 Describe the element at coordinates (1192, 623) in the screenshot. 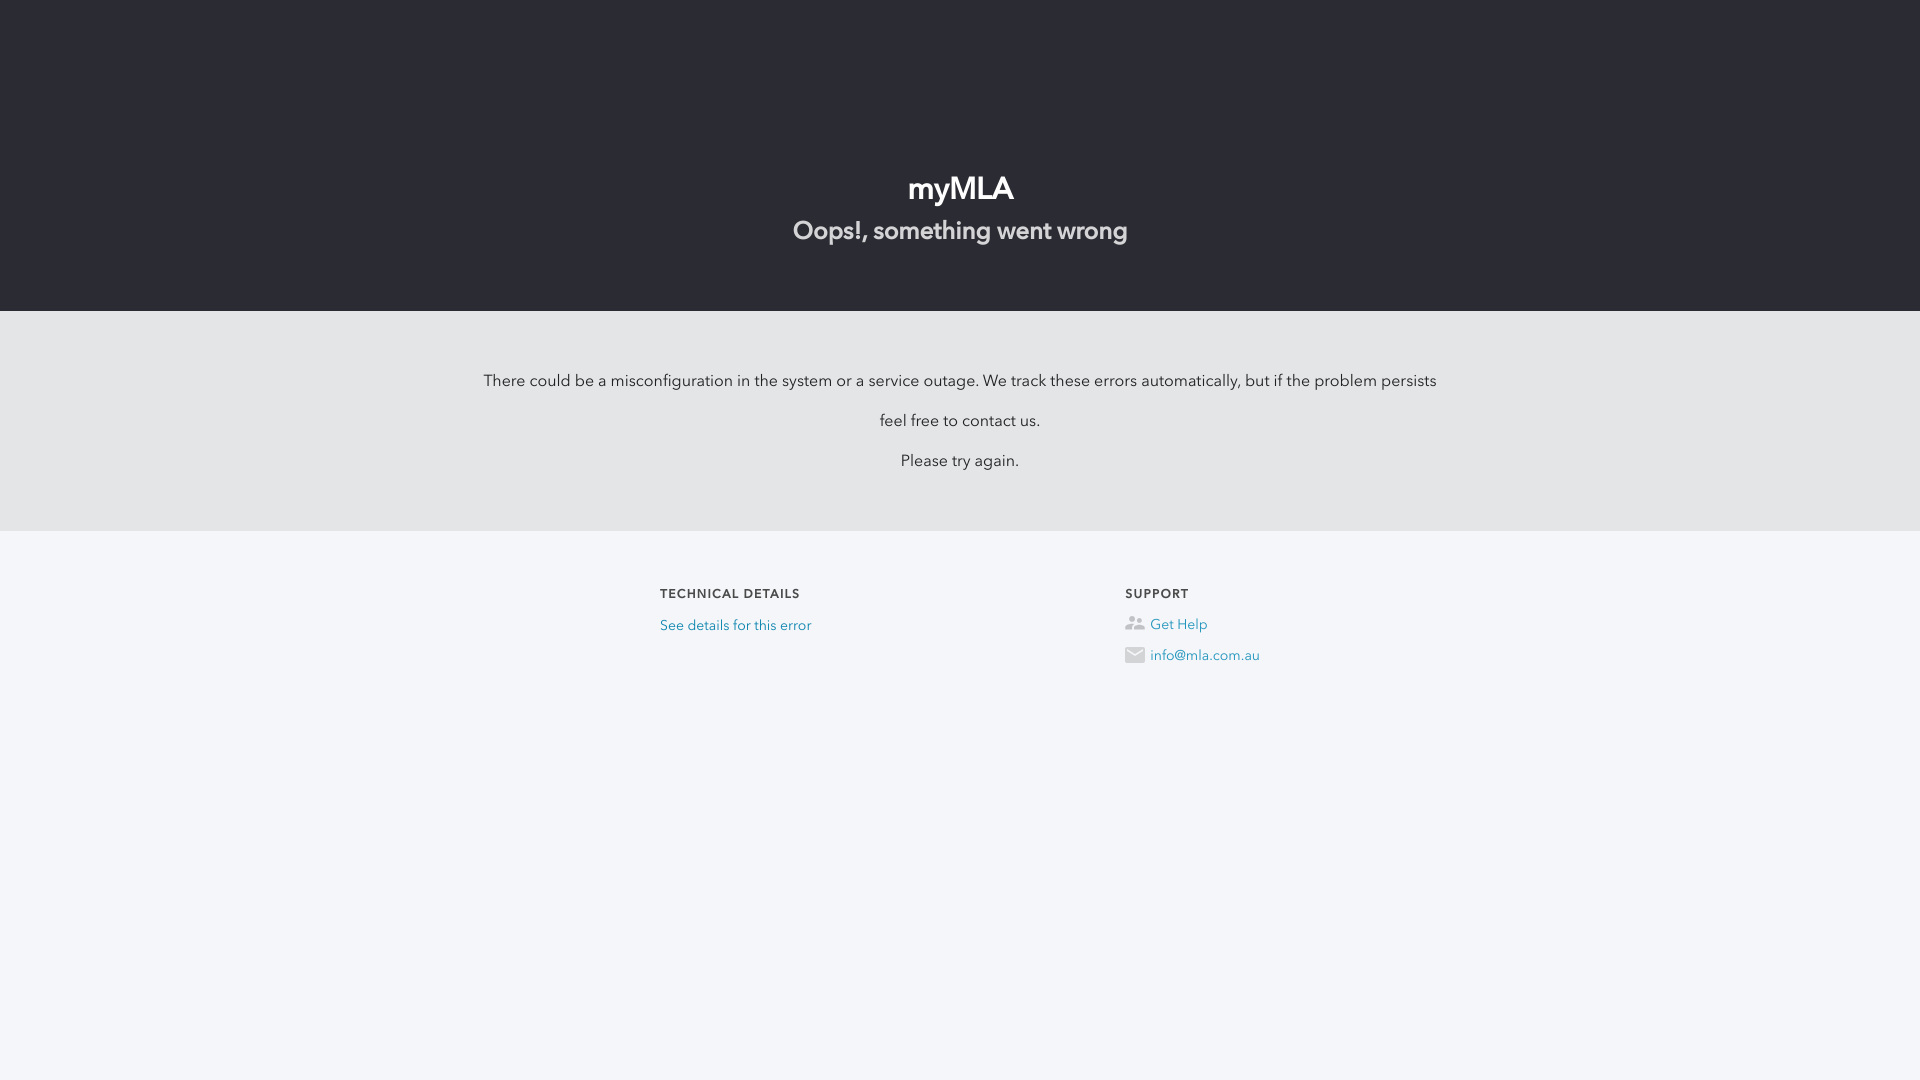

I see `'Get Help'` at that location.